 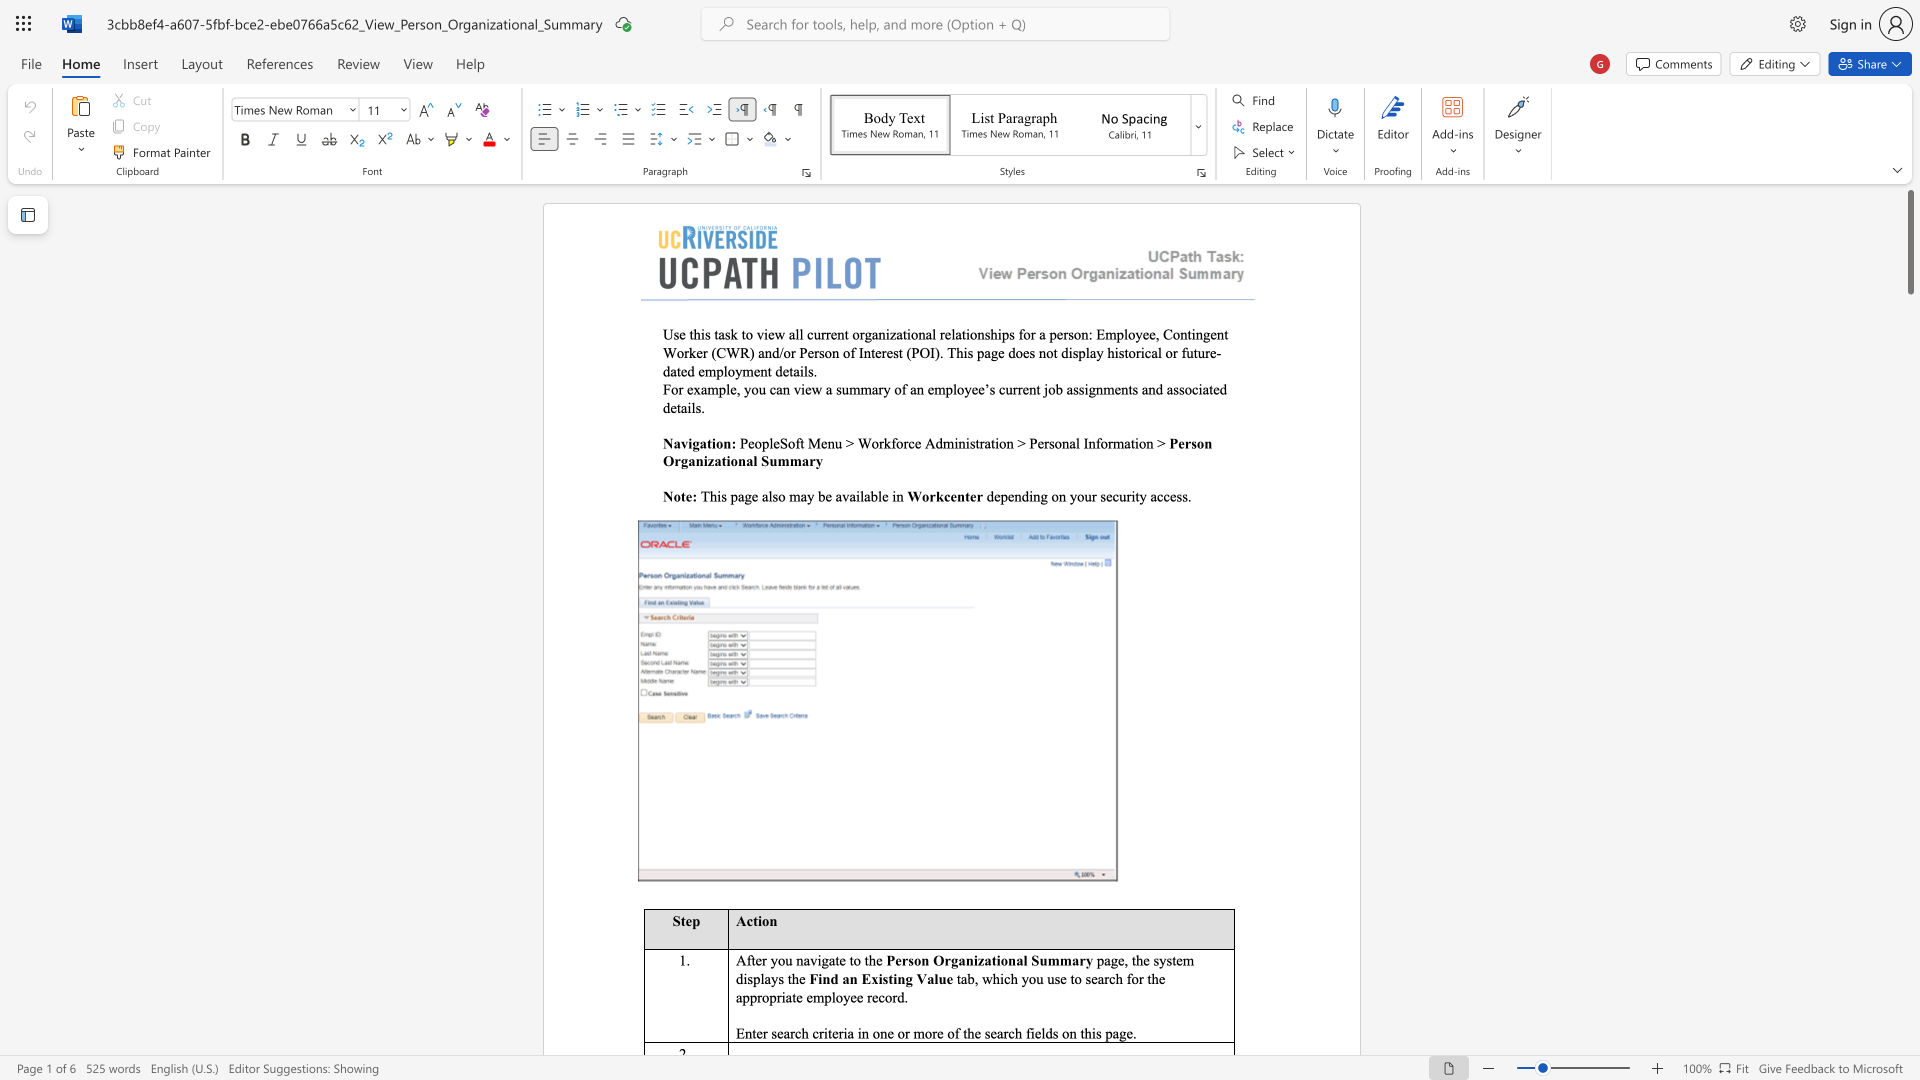 I want to click on the 1th character "a" in the text, so click(x=677, y=442).